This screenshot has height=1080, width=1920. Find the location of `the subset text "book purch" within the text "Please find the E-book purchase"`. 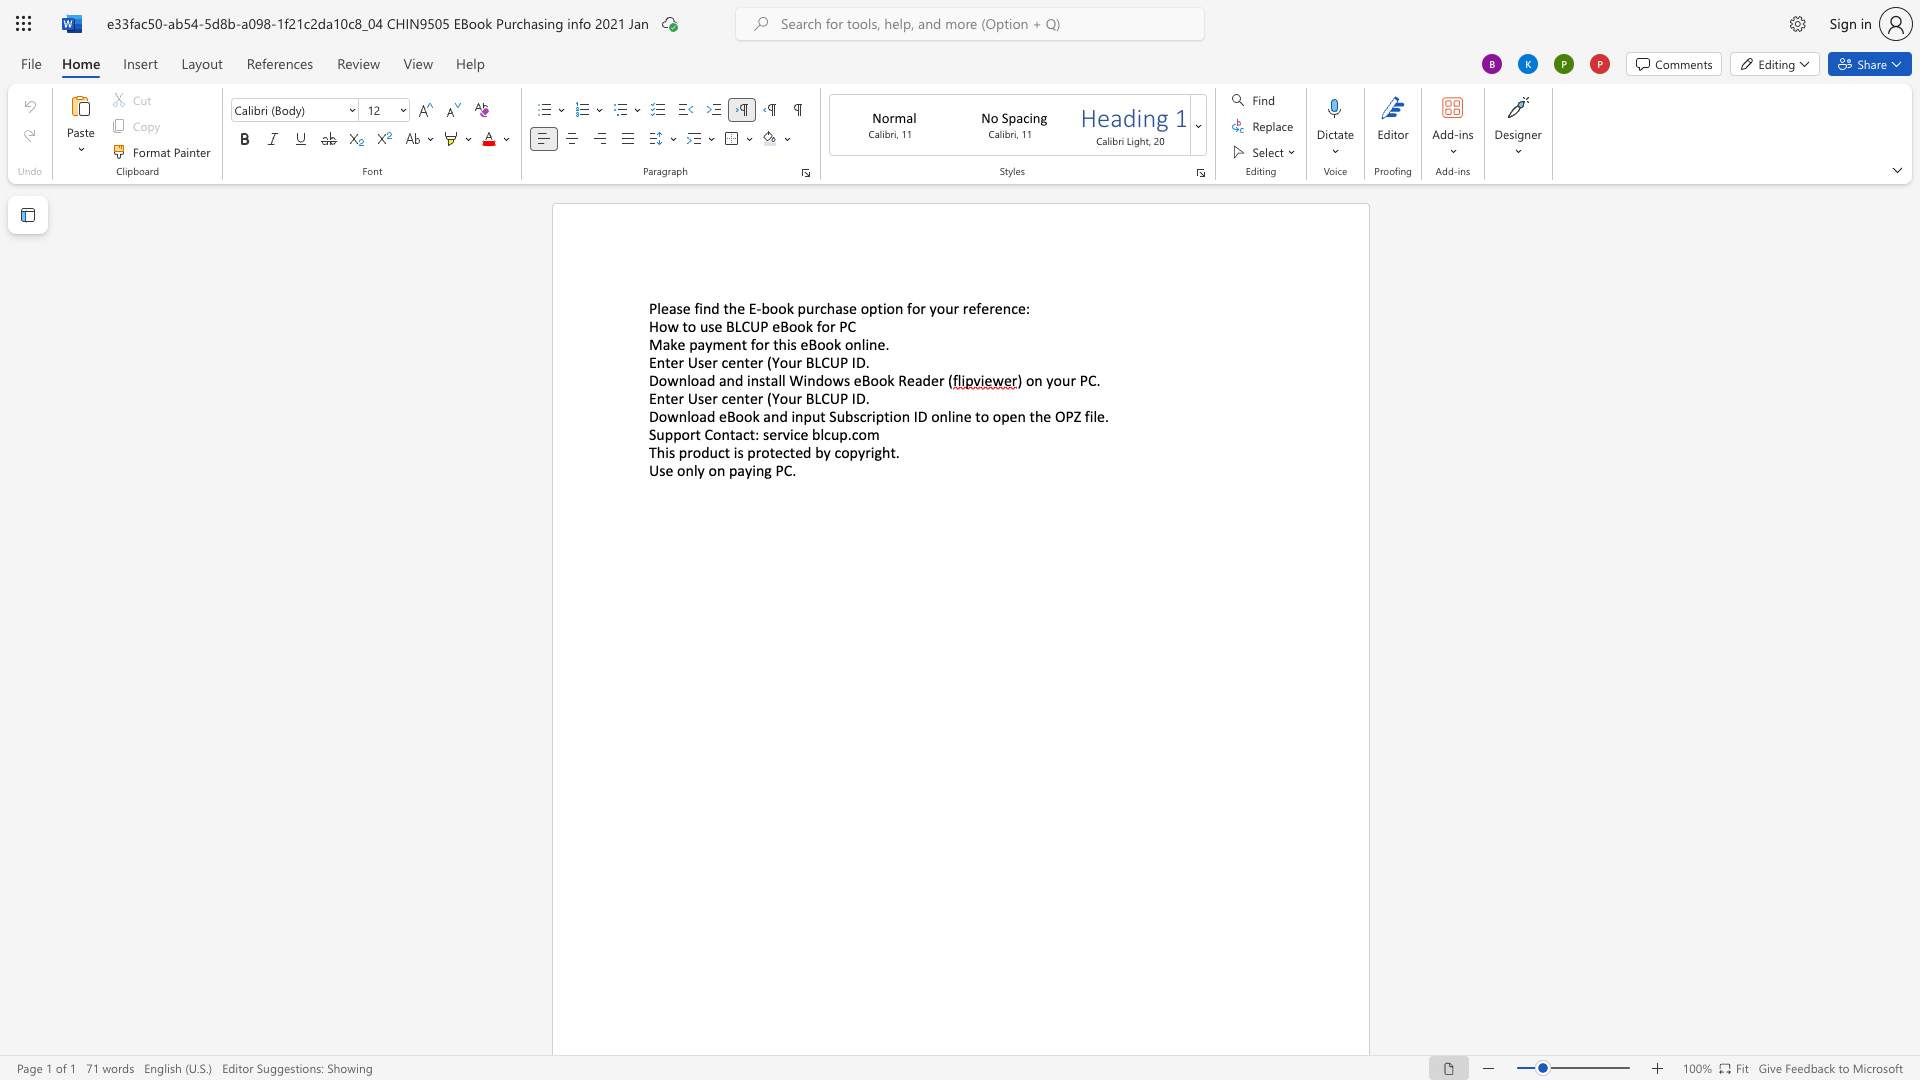

the subset text "book purch" within the text "Please find the E-book purchase" is located at coordinates (760, 308).